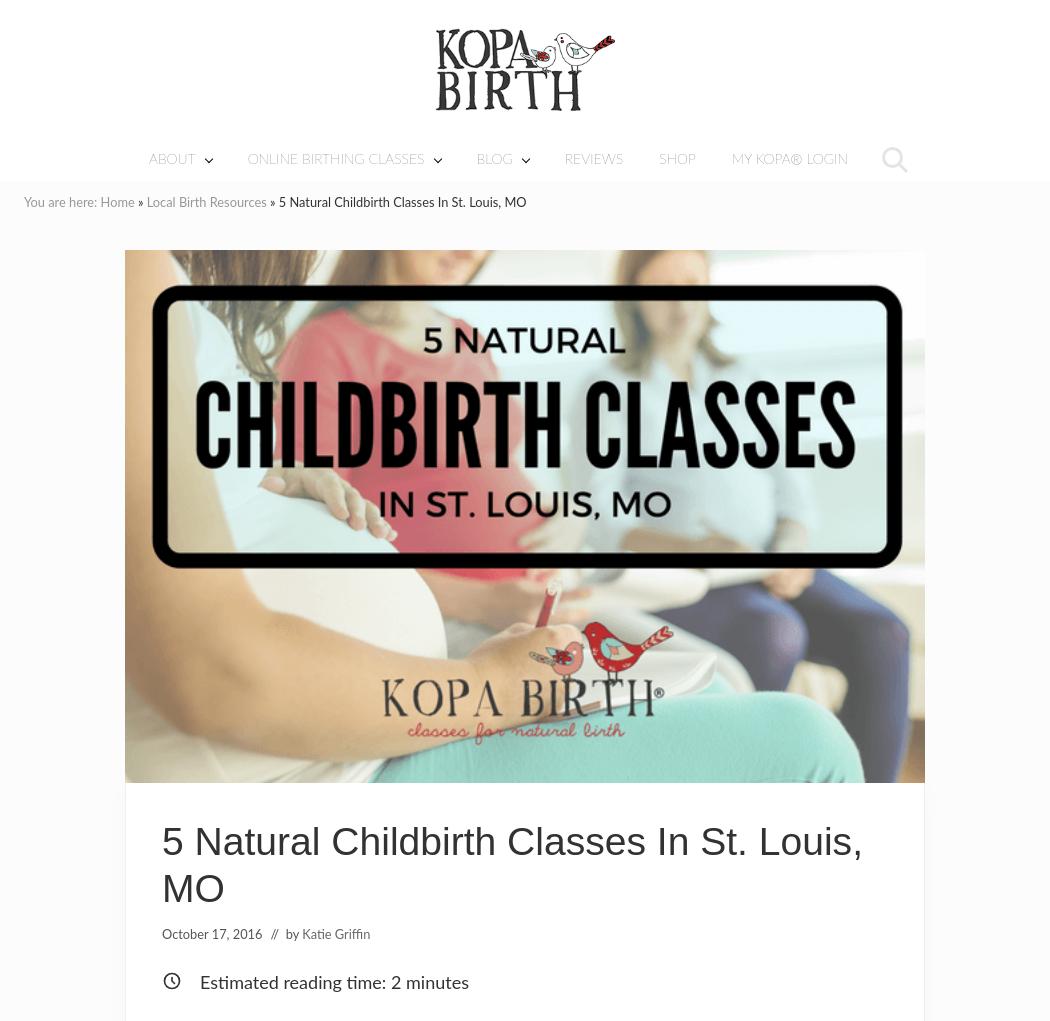 The height and width of the screenshot is (1021, 1050). What do you see at coordinates (78, 202) in the screenshot?
I see `'You are here: Home'` at bounding box center [78, 202].